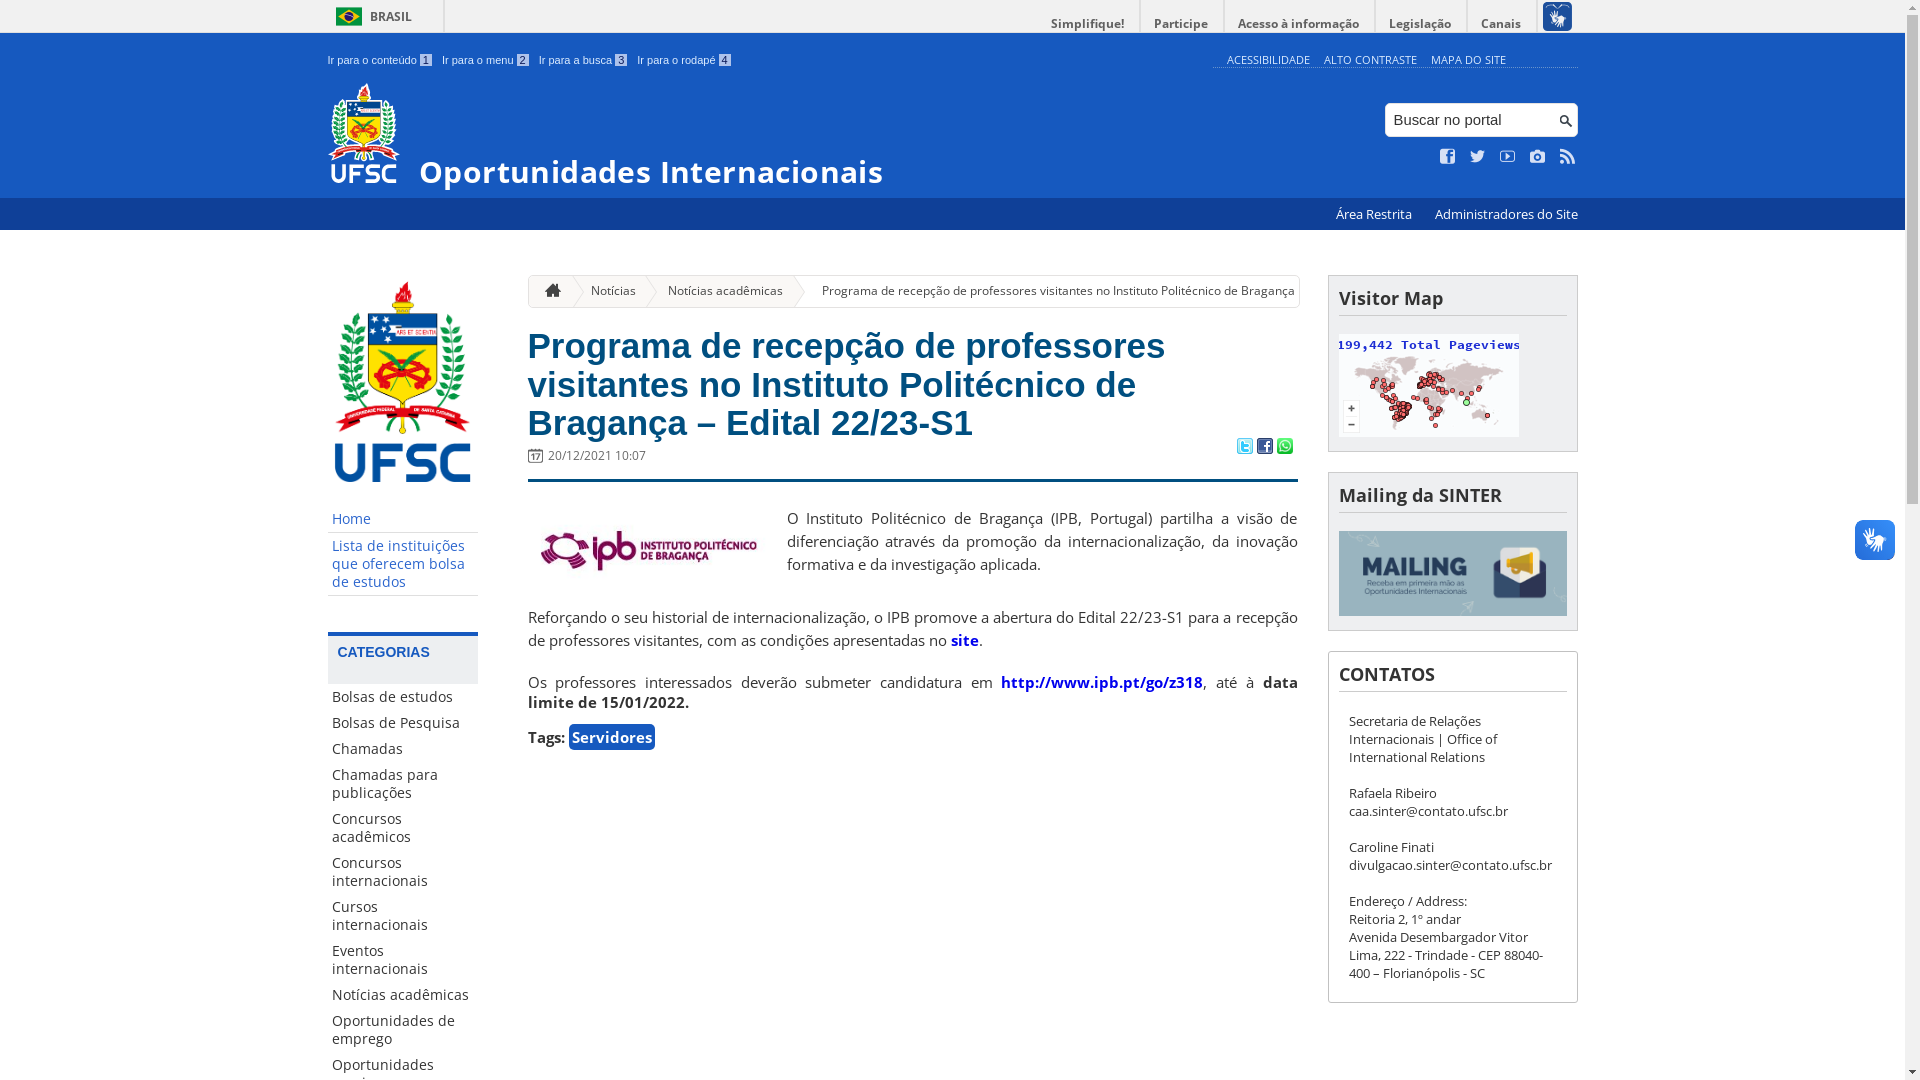  Describe the element at coordinates (1529, 156) in the screenshot. I see `'Veja no Instagram'` at that location.